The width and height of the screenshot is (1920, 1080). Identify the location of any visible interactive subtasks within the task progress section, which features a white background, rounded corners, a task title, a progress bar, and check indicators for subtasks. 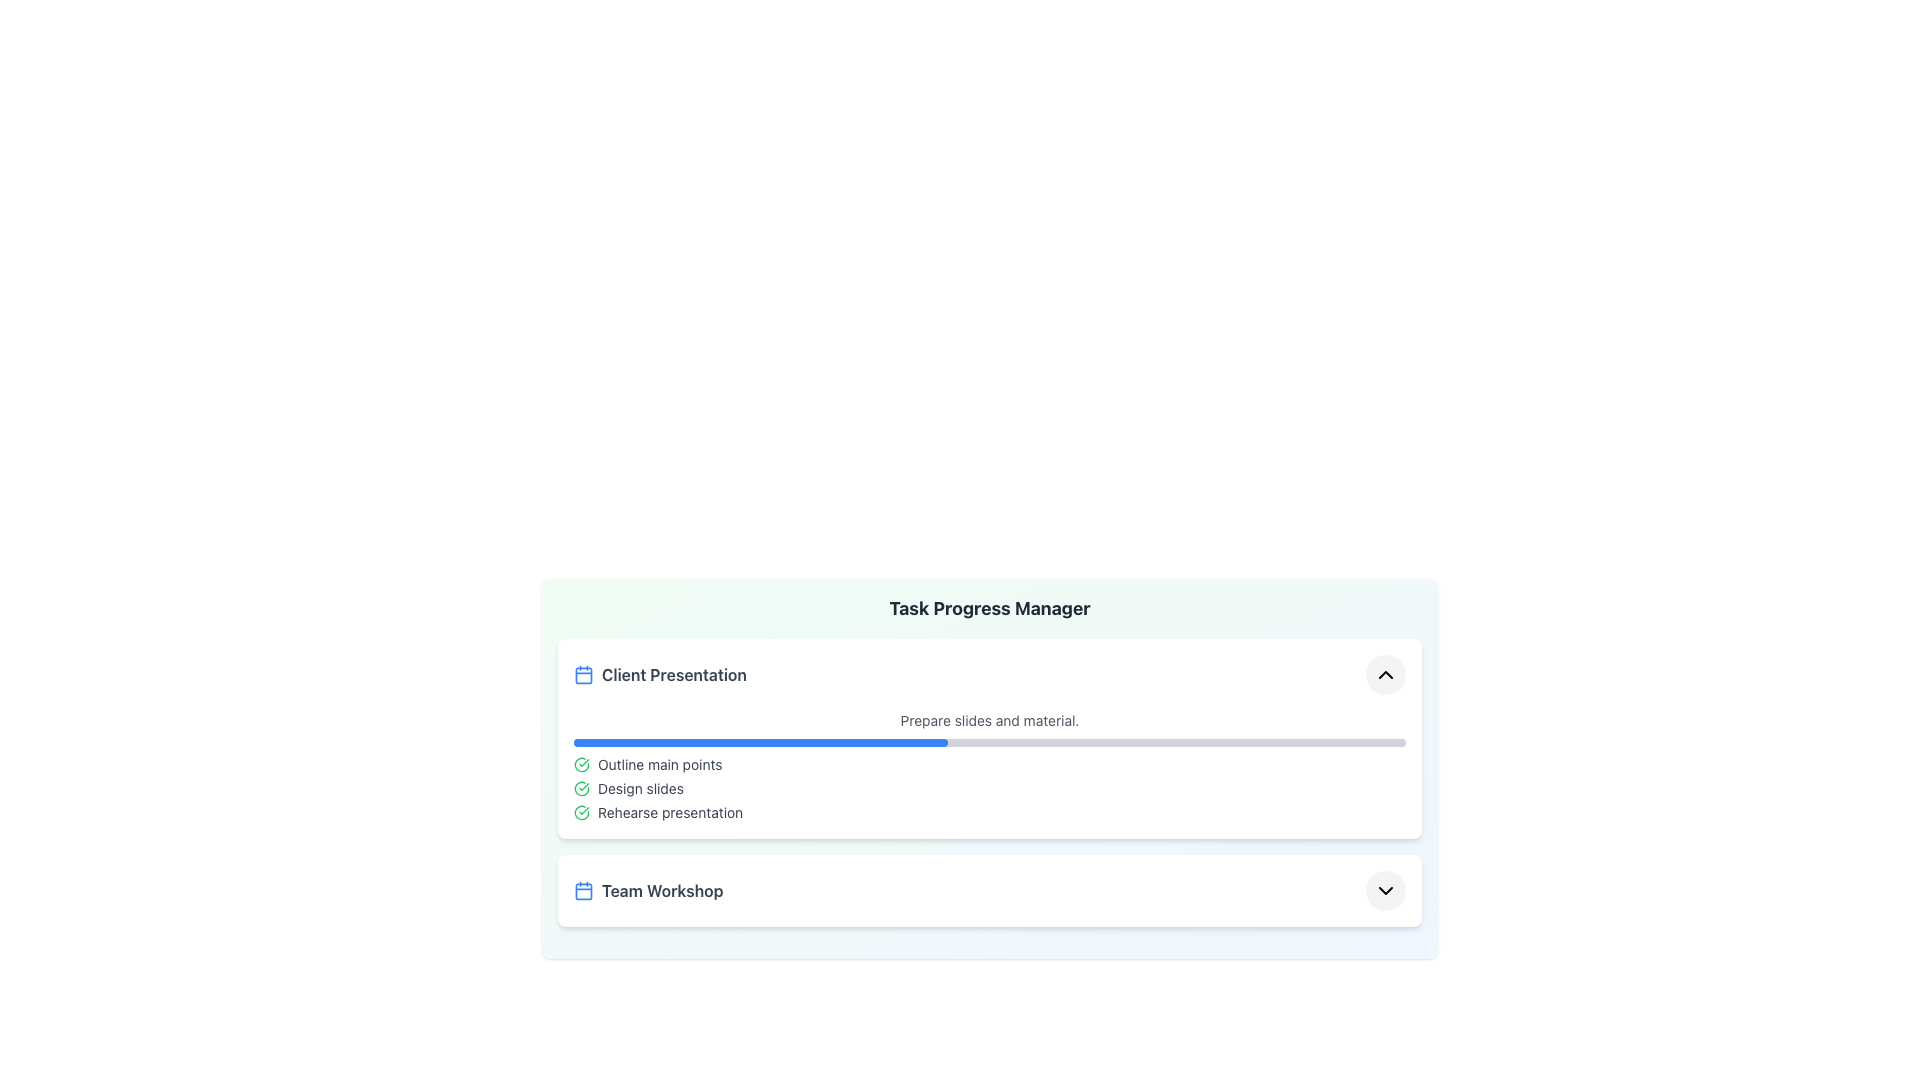
(989, 739).